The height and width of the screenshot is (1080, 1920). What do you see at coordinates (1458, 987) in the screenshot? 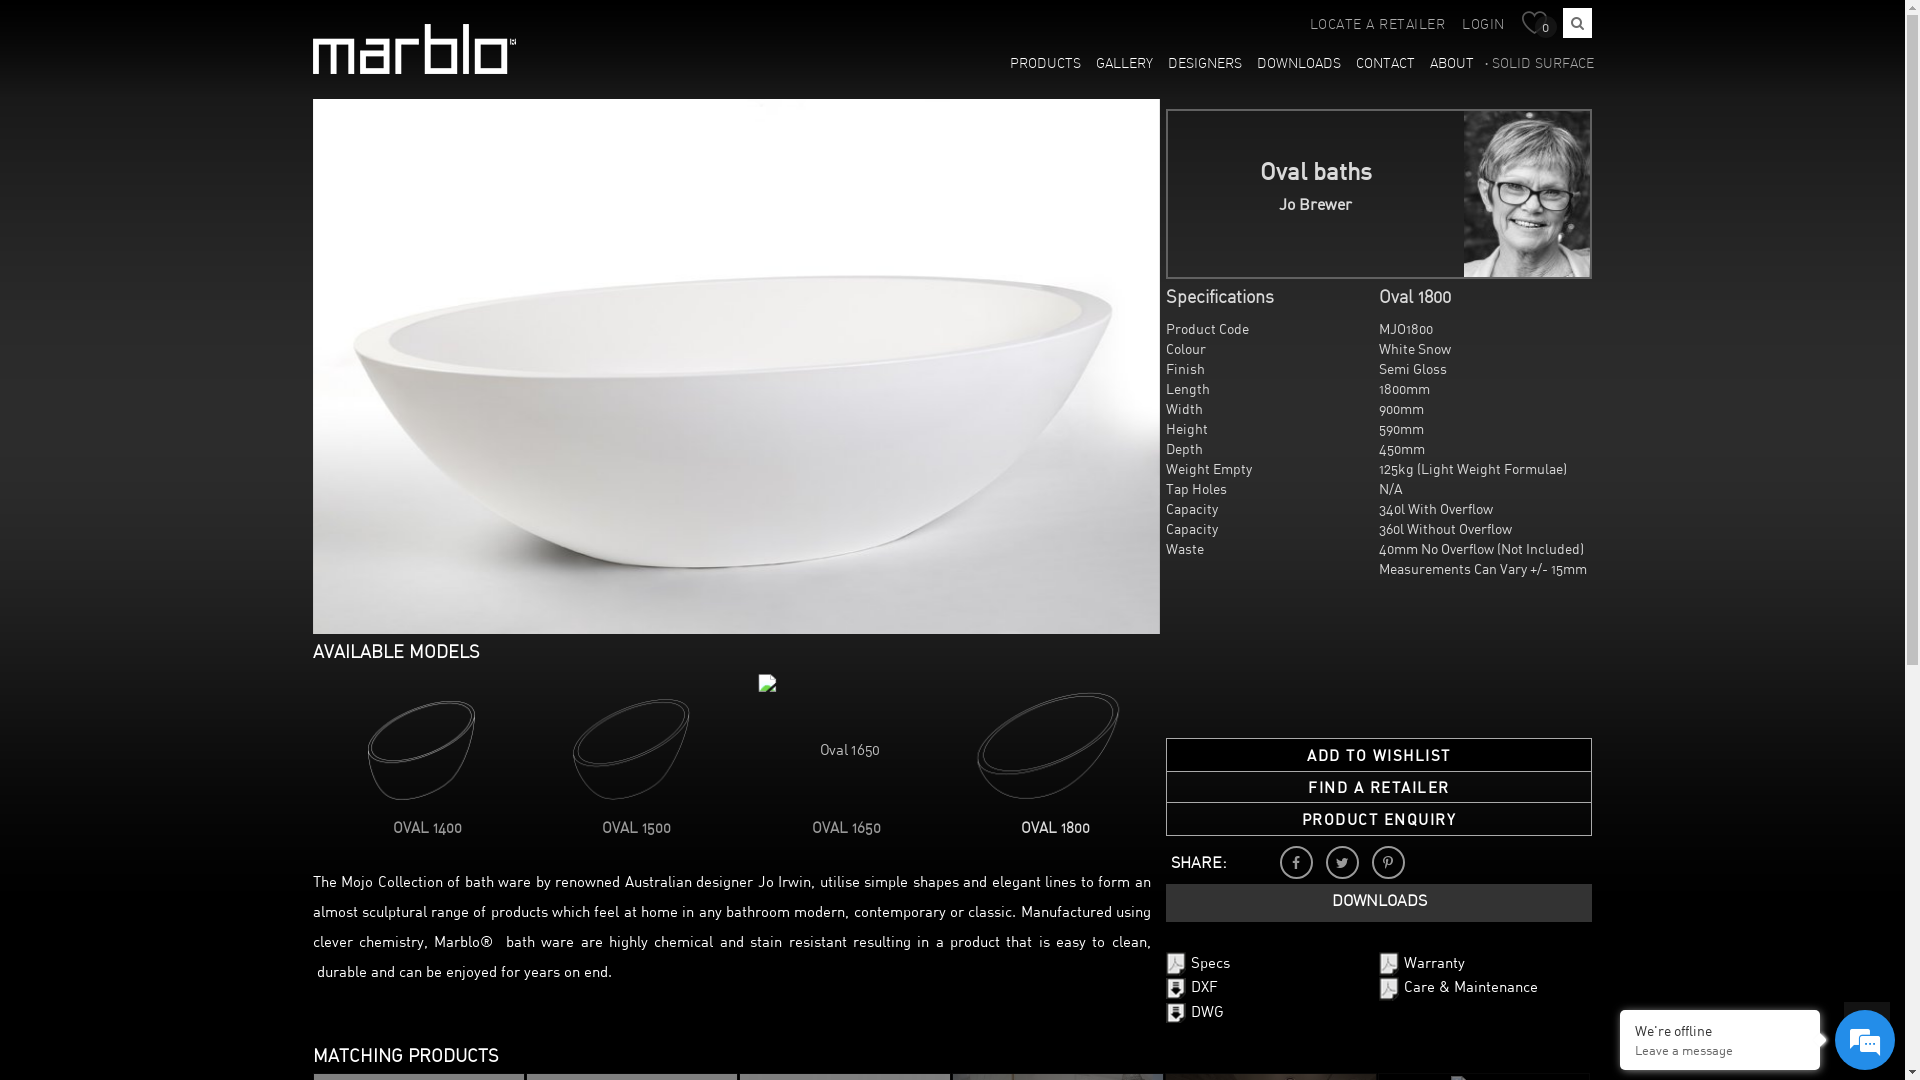
I see `'Care & Maintenance'` at bounding box center [1458, 987].